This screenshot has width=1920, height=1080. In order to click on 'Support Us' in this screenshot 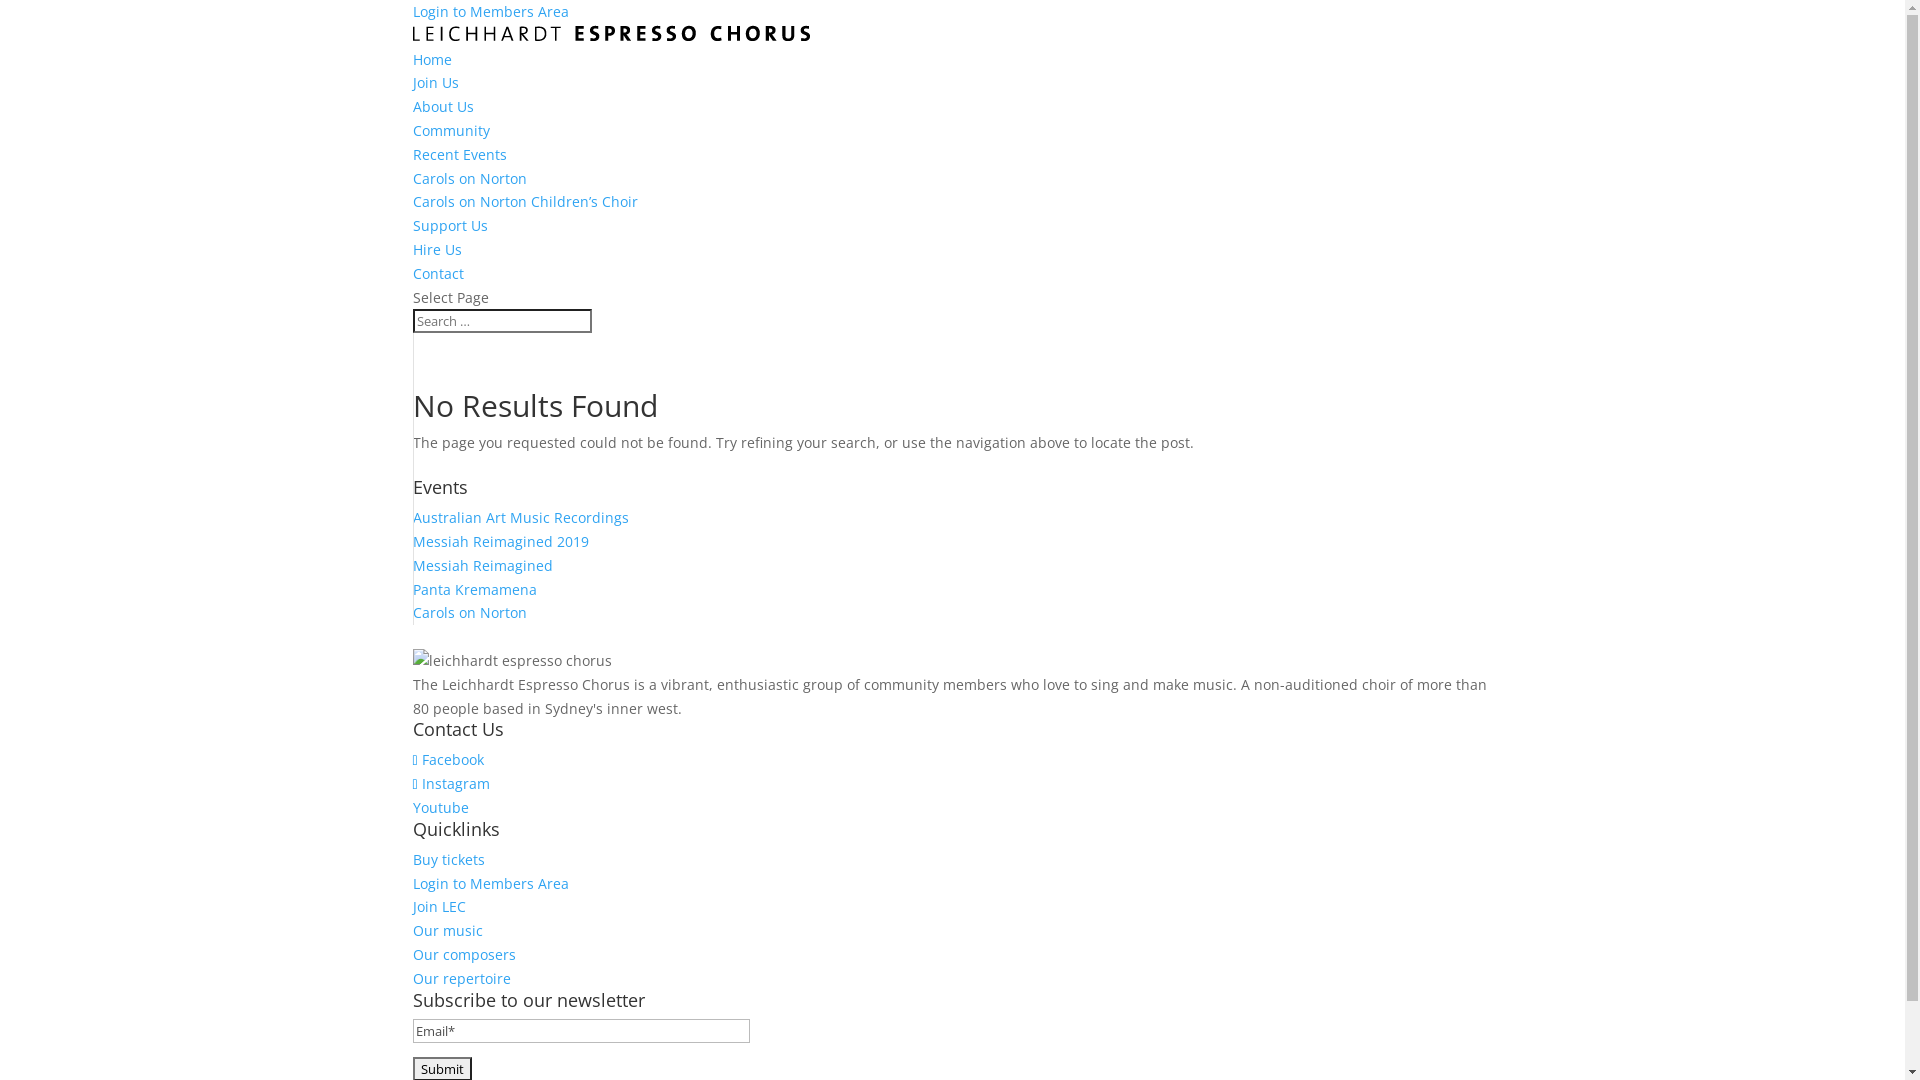, I will do `click(411, 225)`.